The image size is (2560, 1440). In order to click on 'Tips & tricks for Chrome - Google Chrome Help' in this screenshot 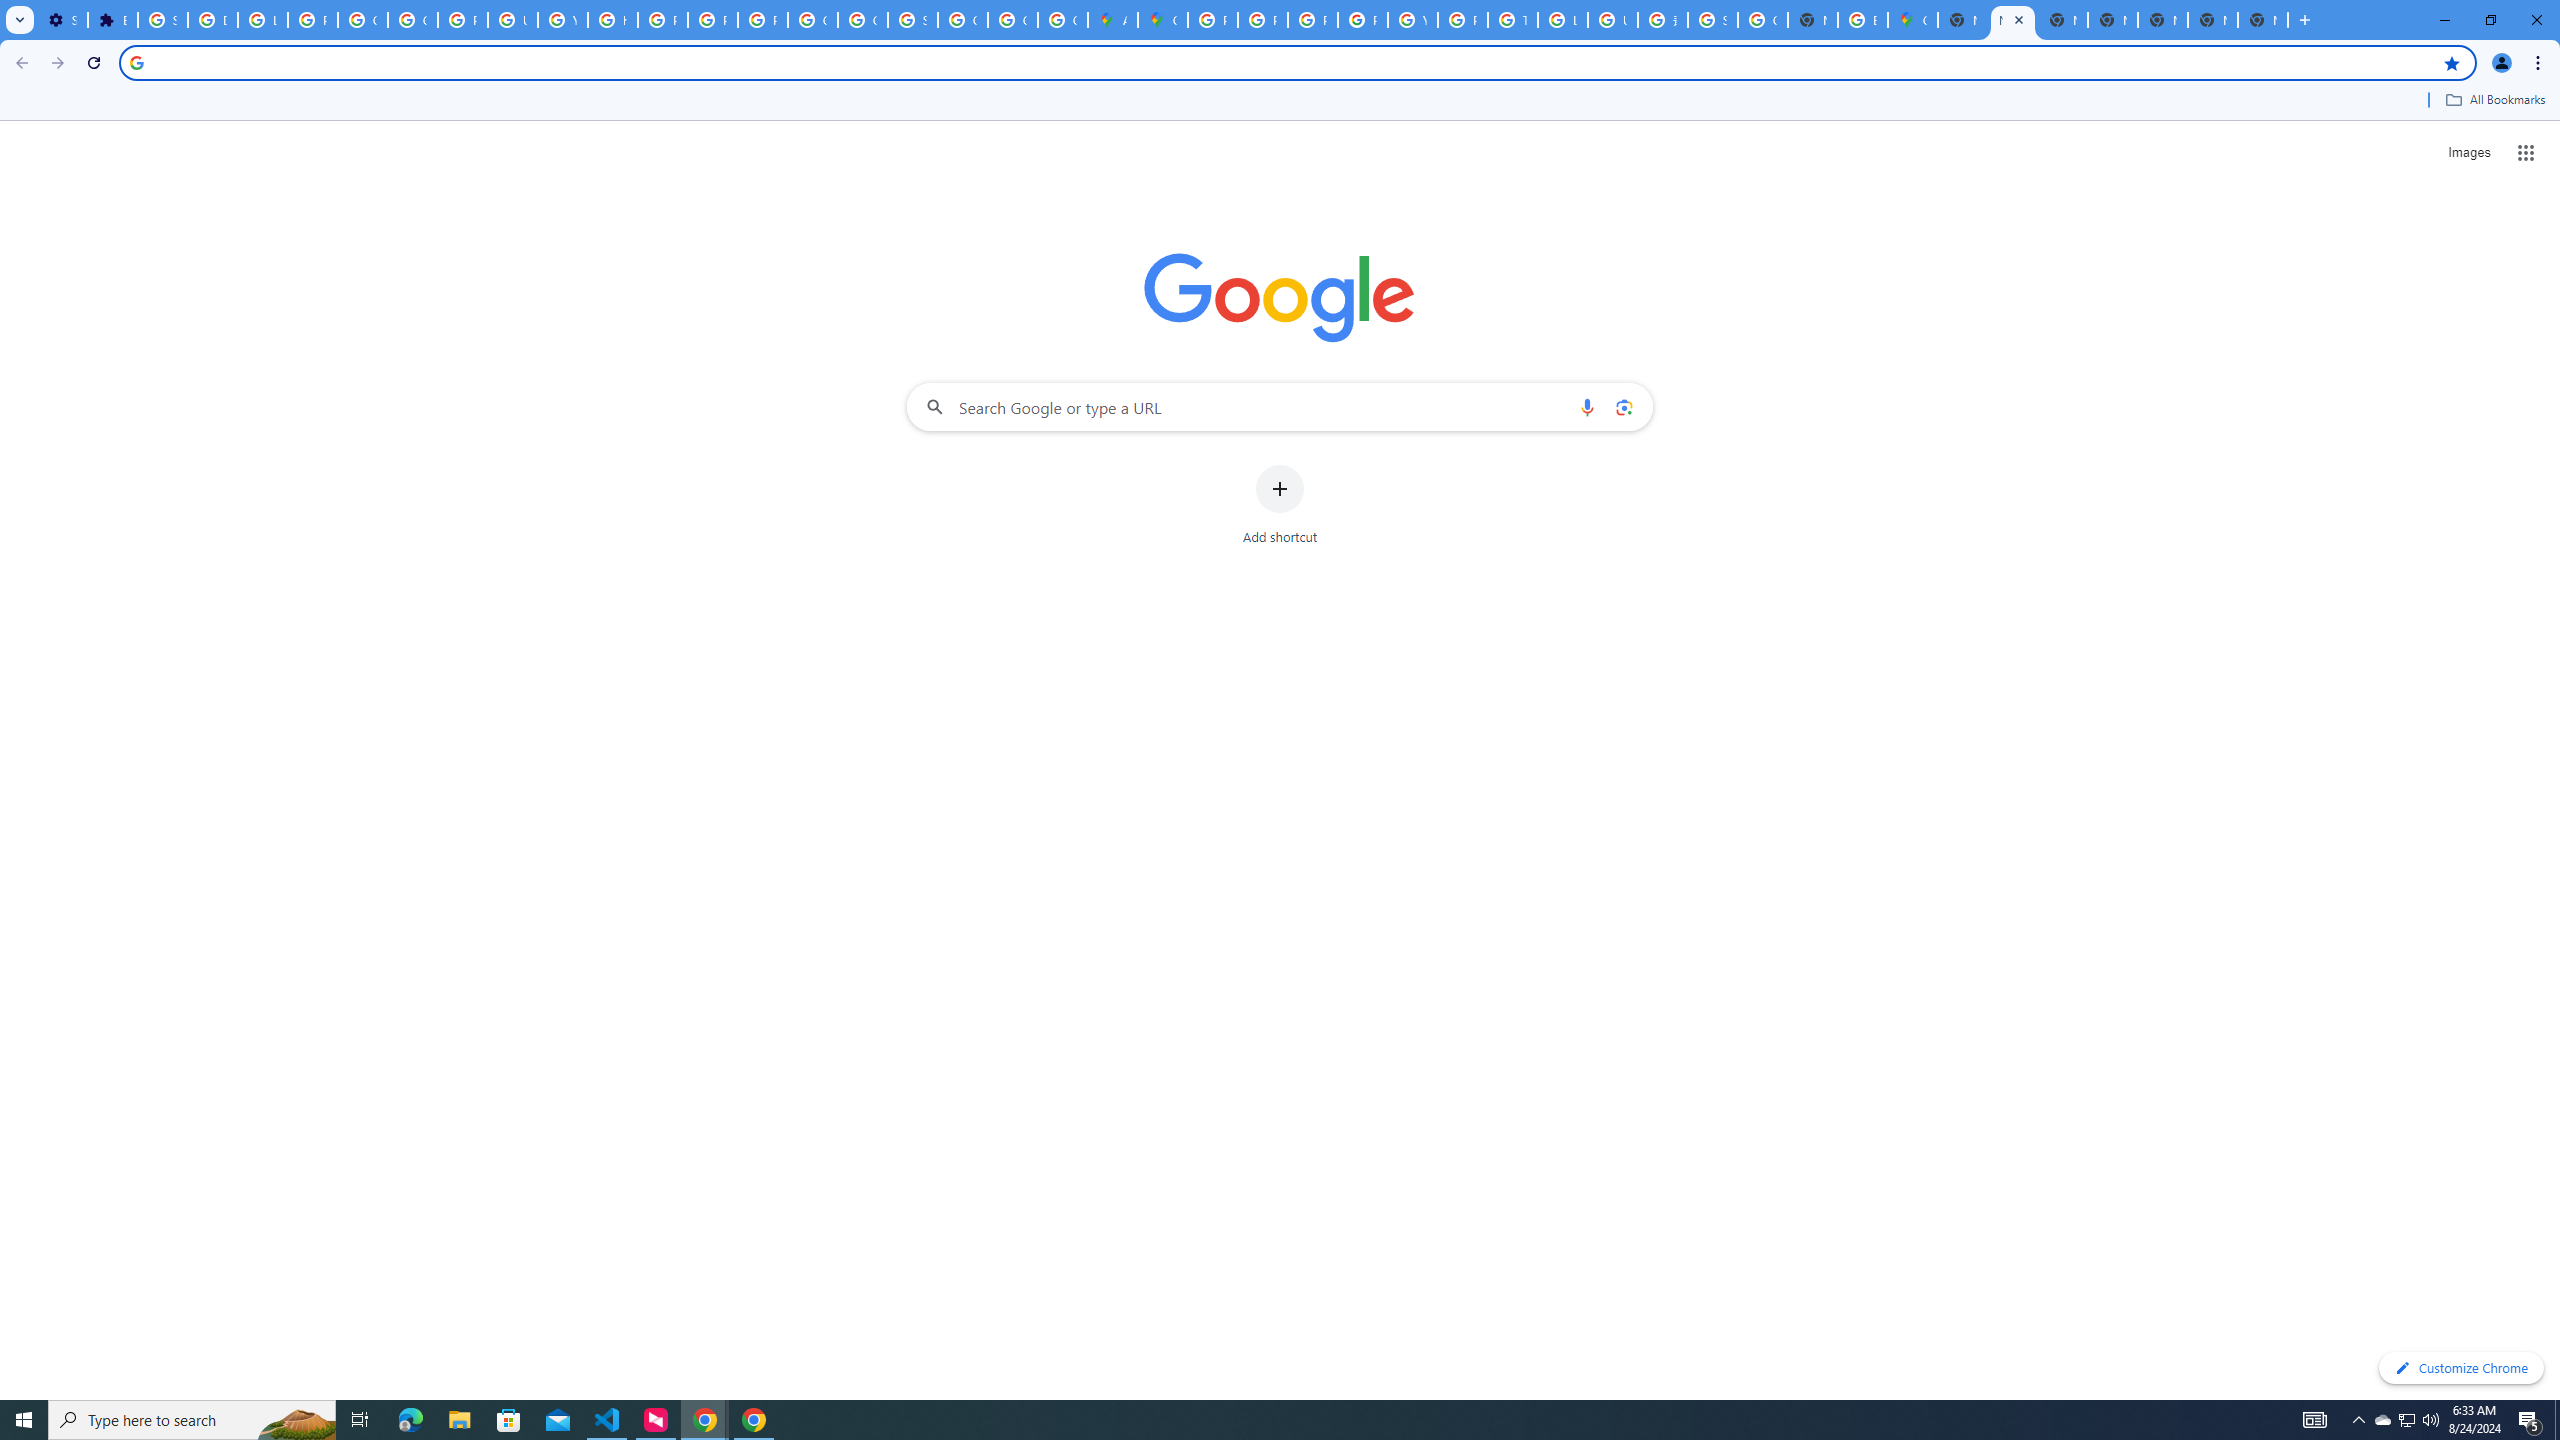, I will do `click(1512, 19)`.